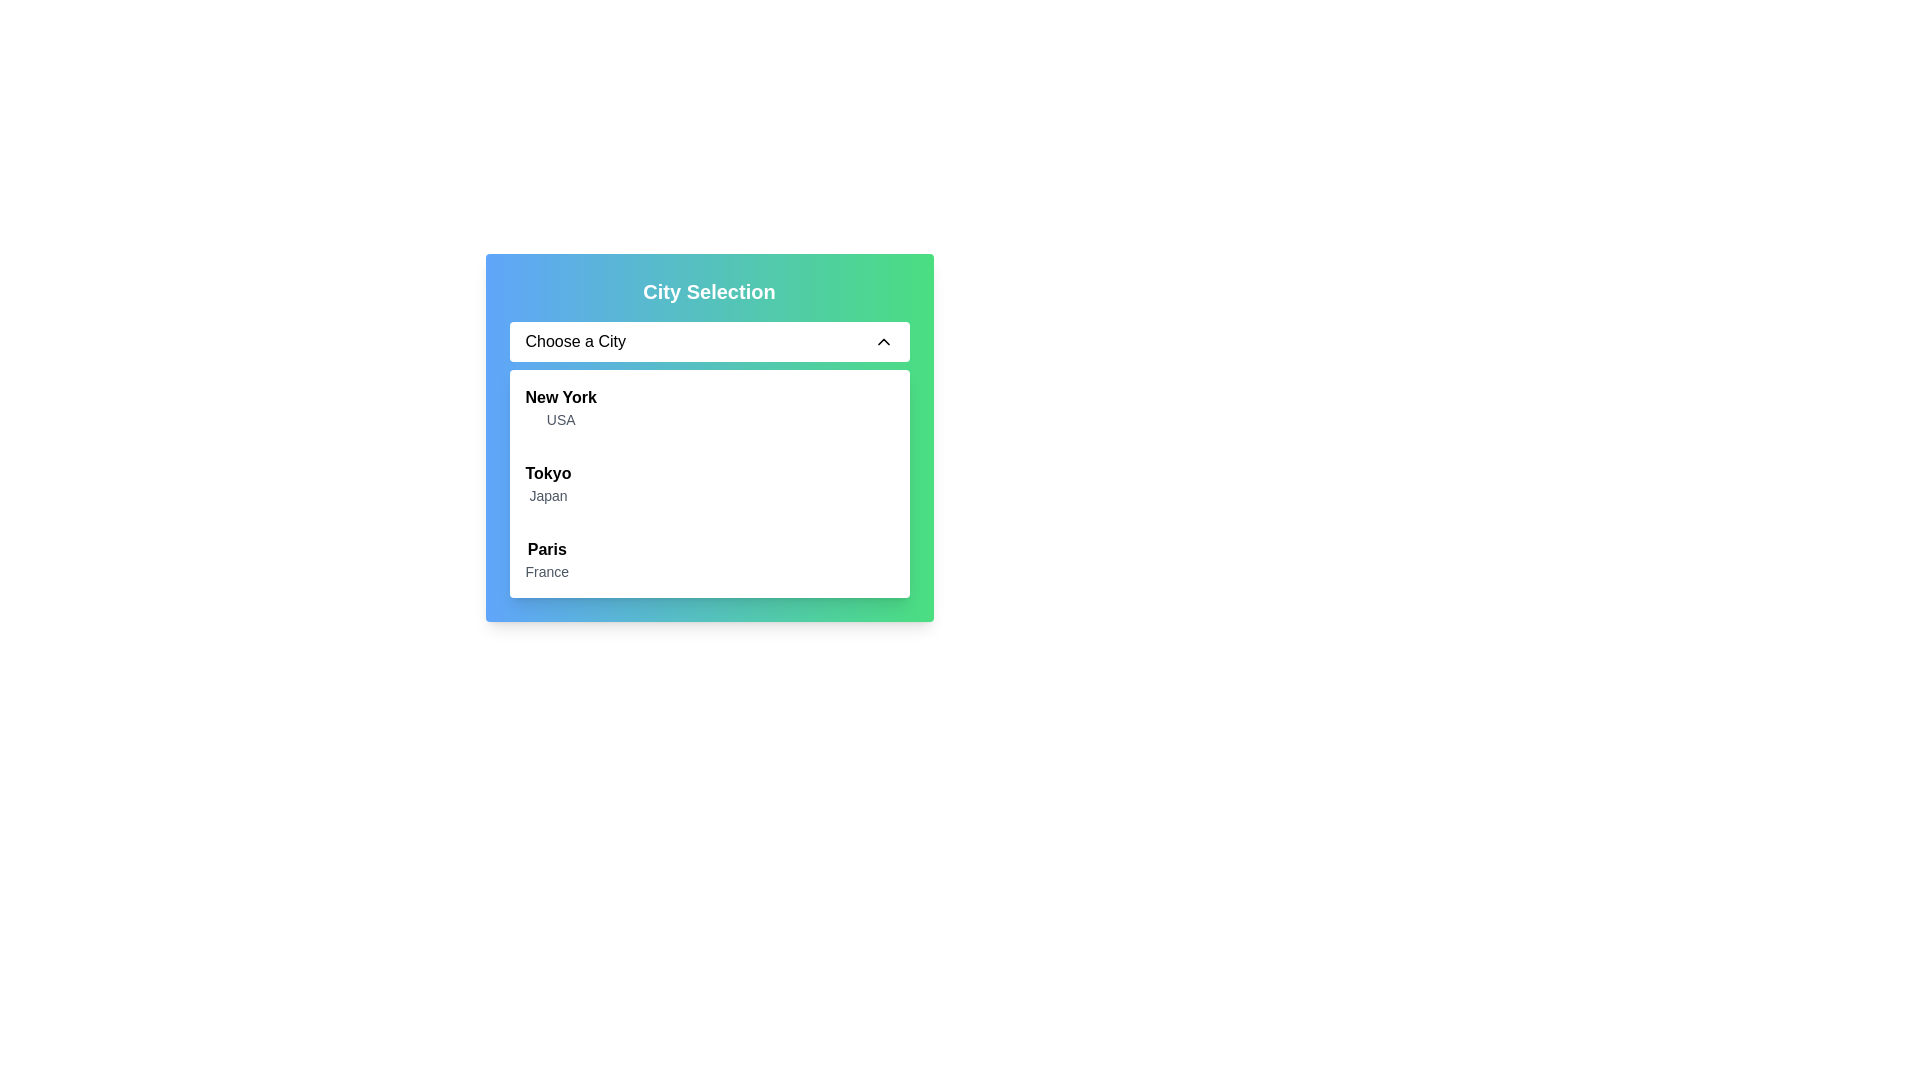 The width and height of the screenshot is (1920, 1080). I want to click on the text label displaying the word 'Paris' in bold style, which is positioned above the word 'France' in the city selection dropdown list, so click(547, 550).